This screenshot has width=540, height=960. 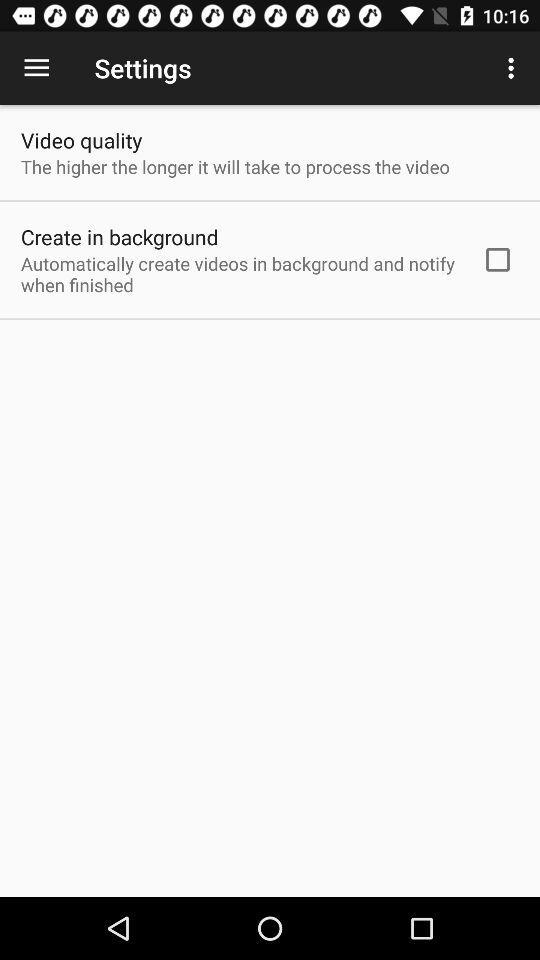 What do you see at coordinates (36, 68) in the screenshot?
I see `icon above the video quality` at bounding box center [36, 68].